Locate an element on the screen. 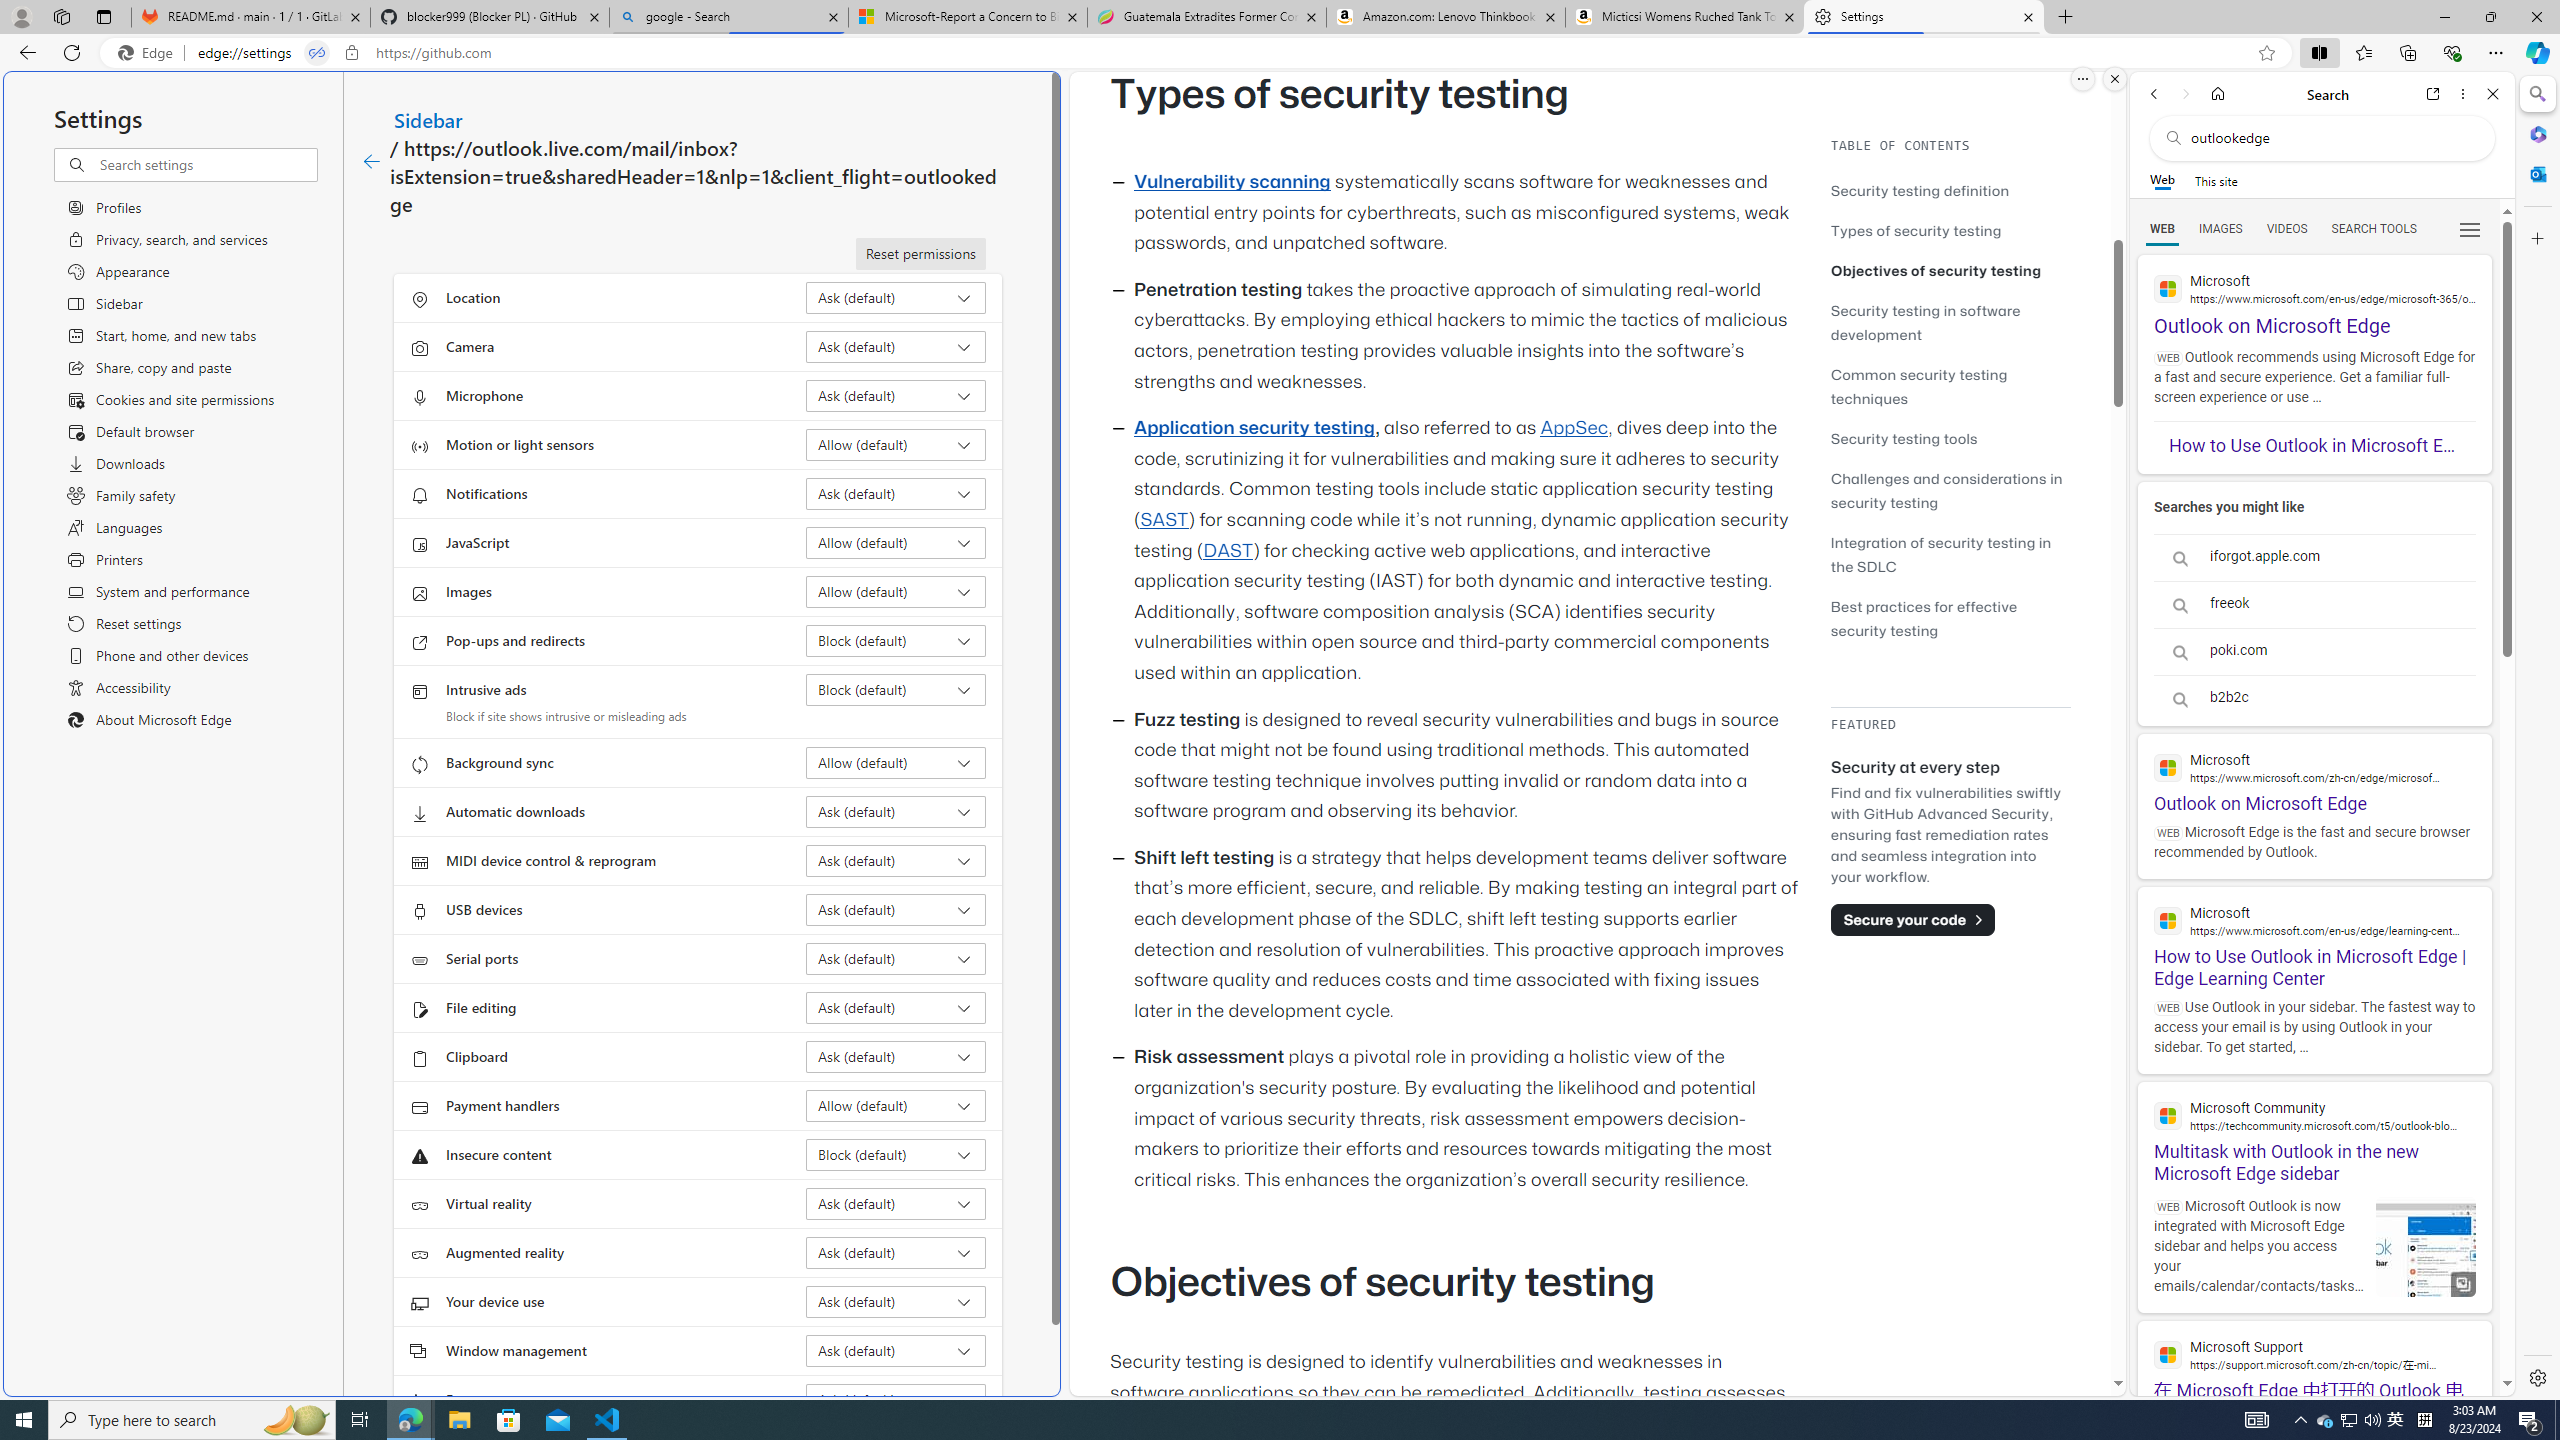  'Automatic downloads Ask (default)' is located at coordinates (896, 811).